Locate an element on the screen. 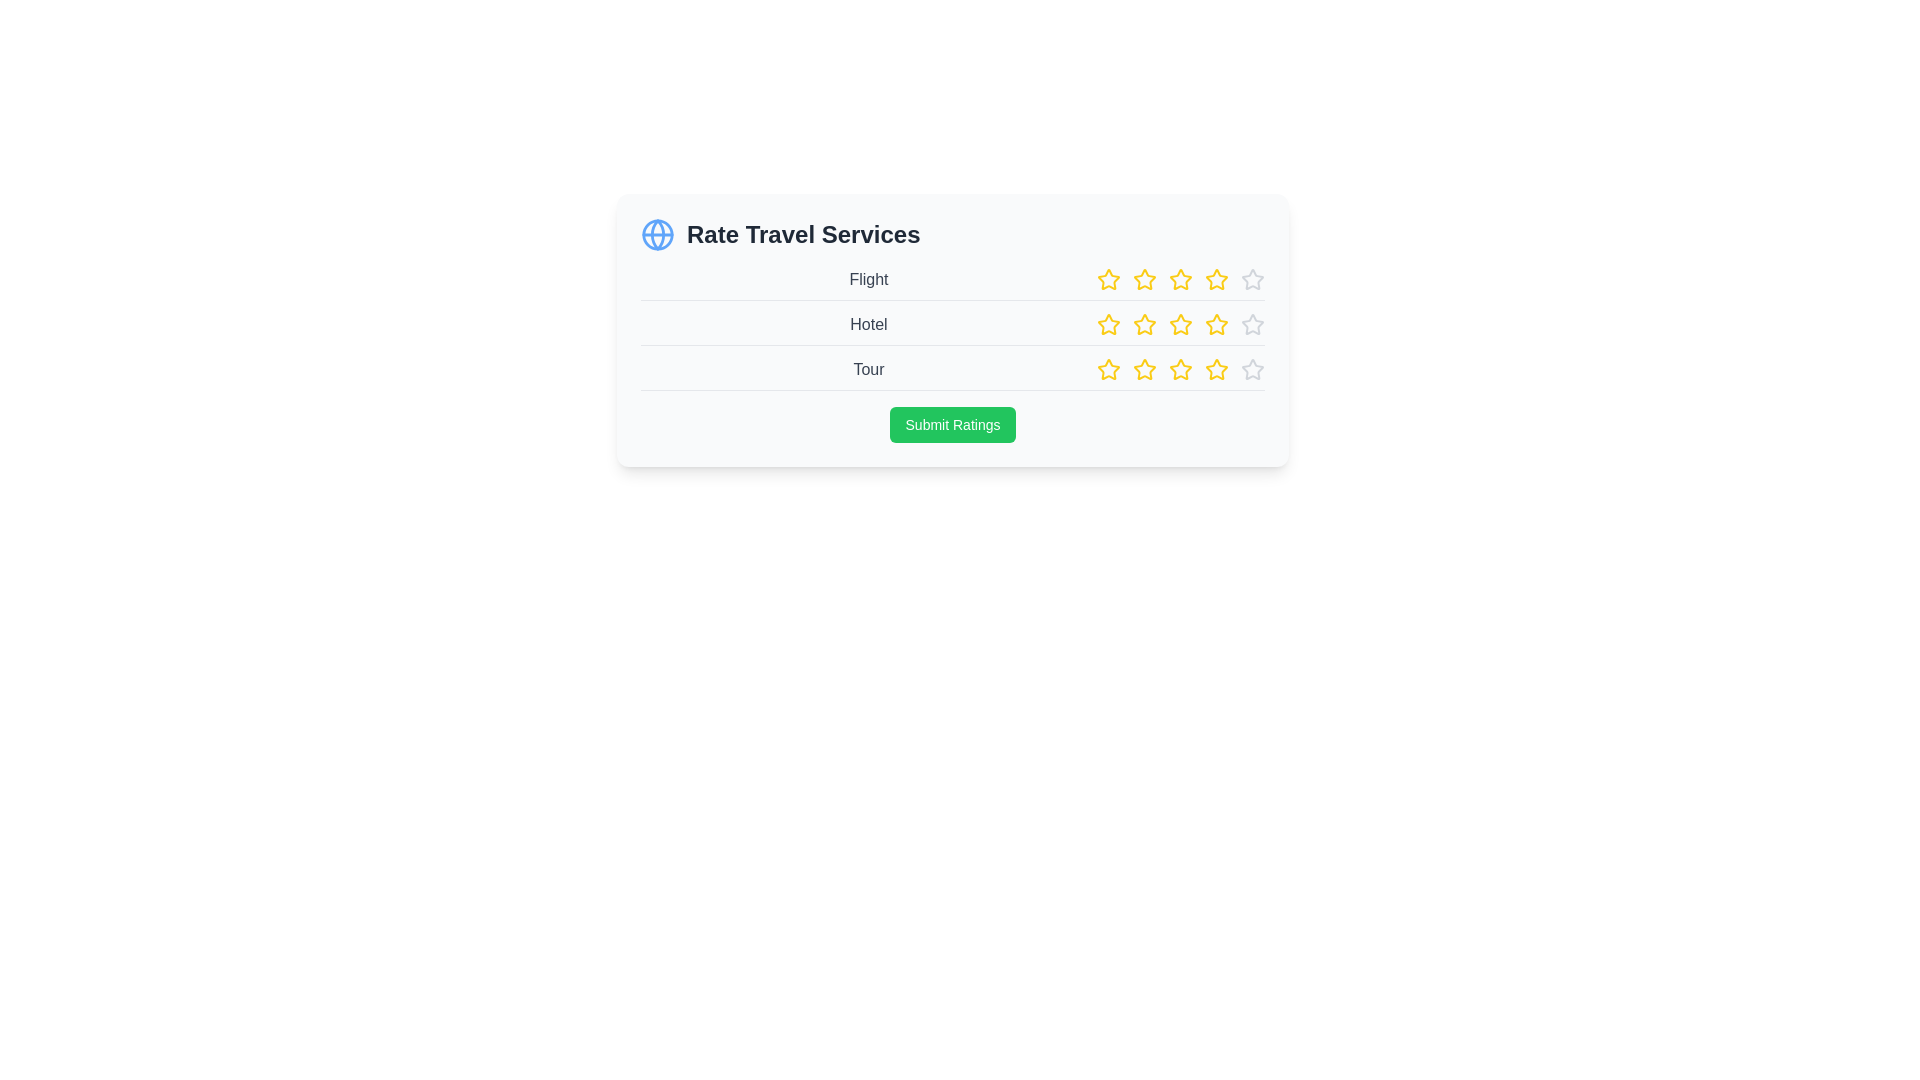  the fourth star in the 'Tour' row of the rating section, which is a golden star-shaped icon with a white center, to receive feedback is located at coordinates (1180, 369).